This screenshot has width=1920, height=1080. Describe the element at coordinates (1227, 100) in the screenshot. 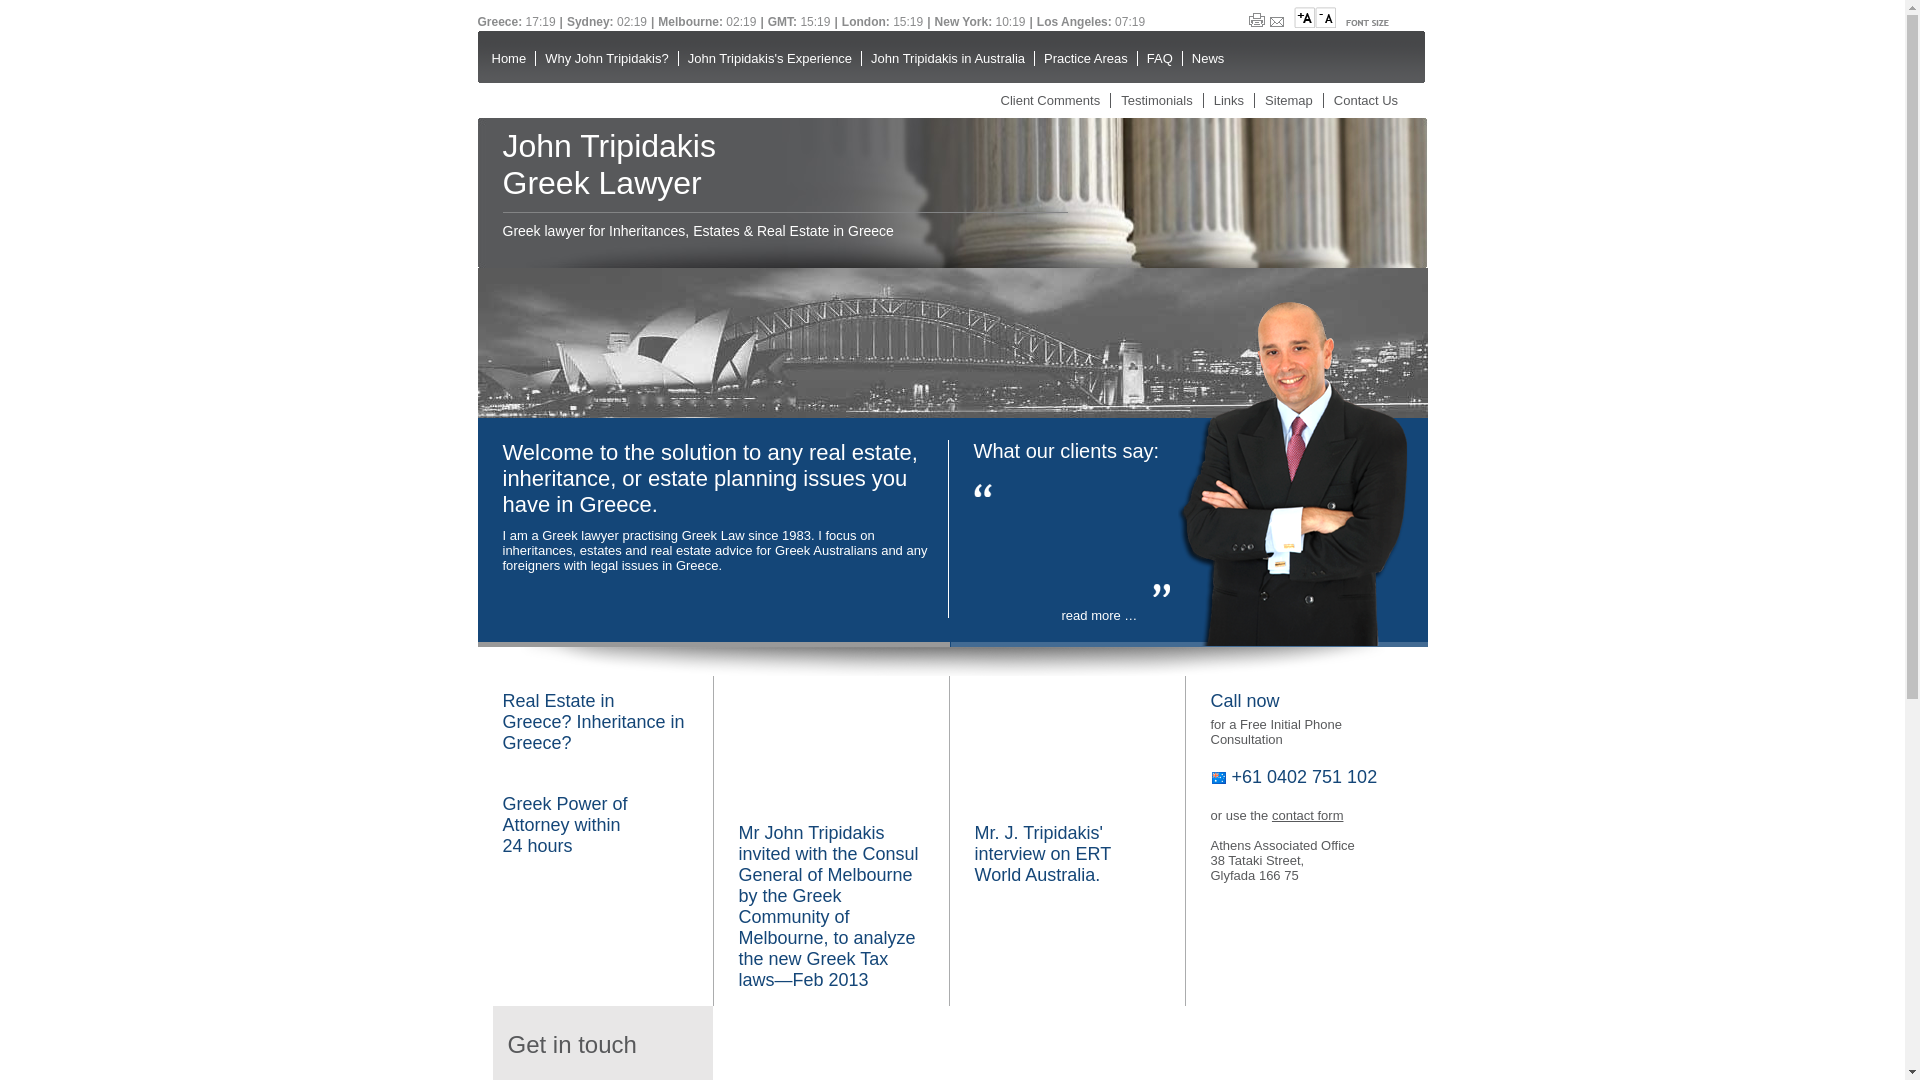

I see `'Links'` at that location.